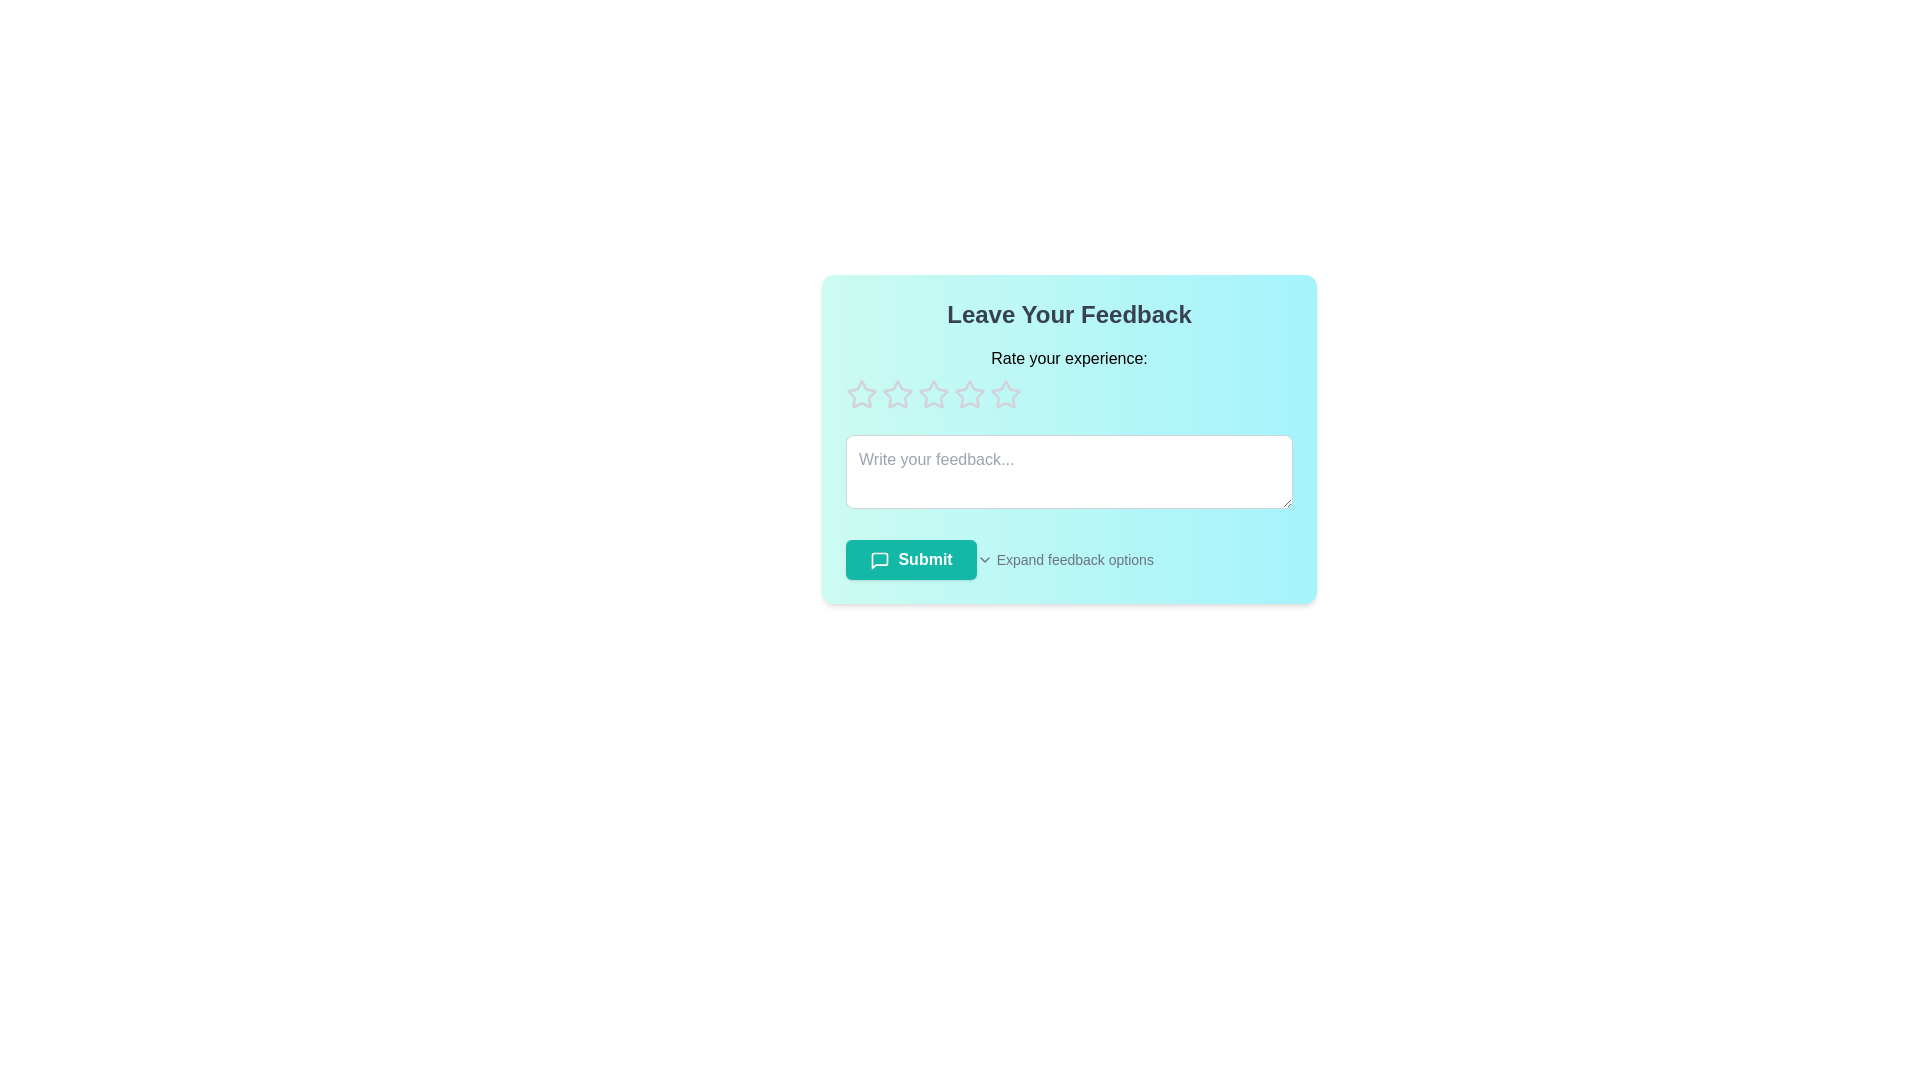 The height and width of the screenshot is (1080, 1920). What do you see at coordinates (879, 559) in the screenshot?
I see `the teal speech bubble icon located at the left part of the 'Submit' button within the feedback form` at bounding box center [879, 559].